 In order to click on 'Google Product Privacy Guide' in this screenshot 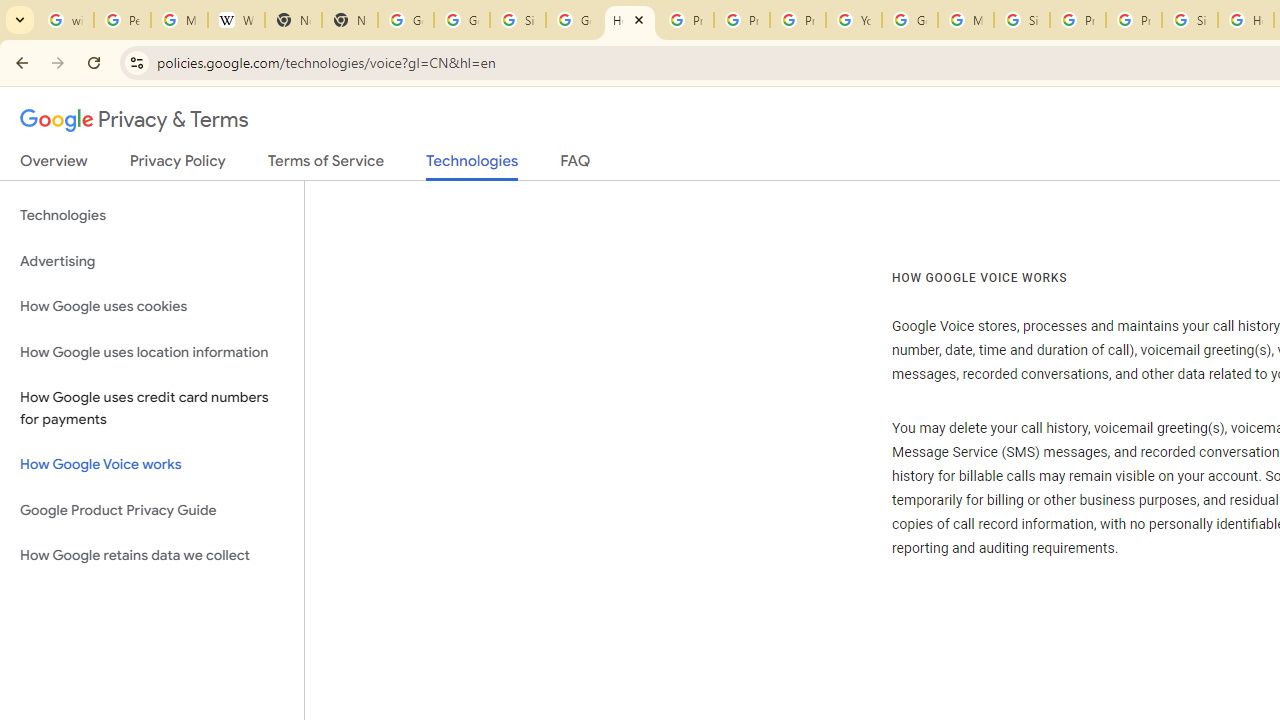, I will do `click(151, 509)`.